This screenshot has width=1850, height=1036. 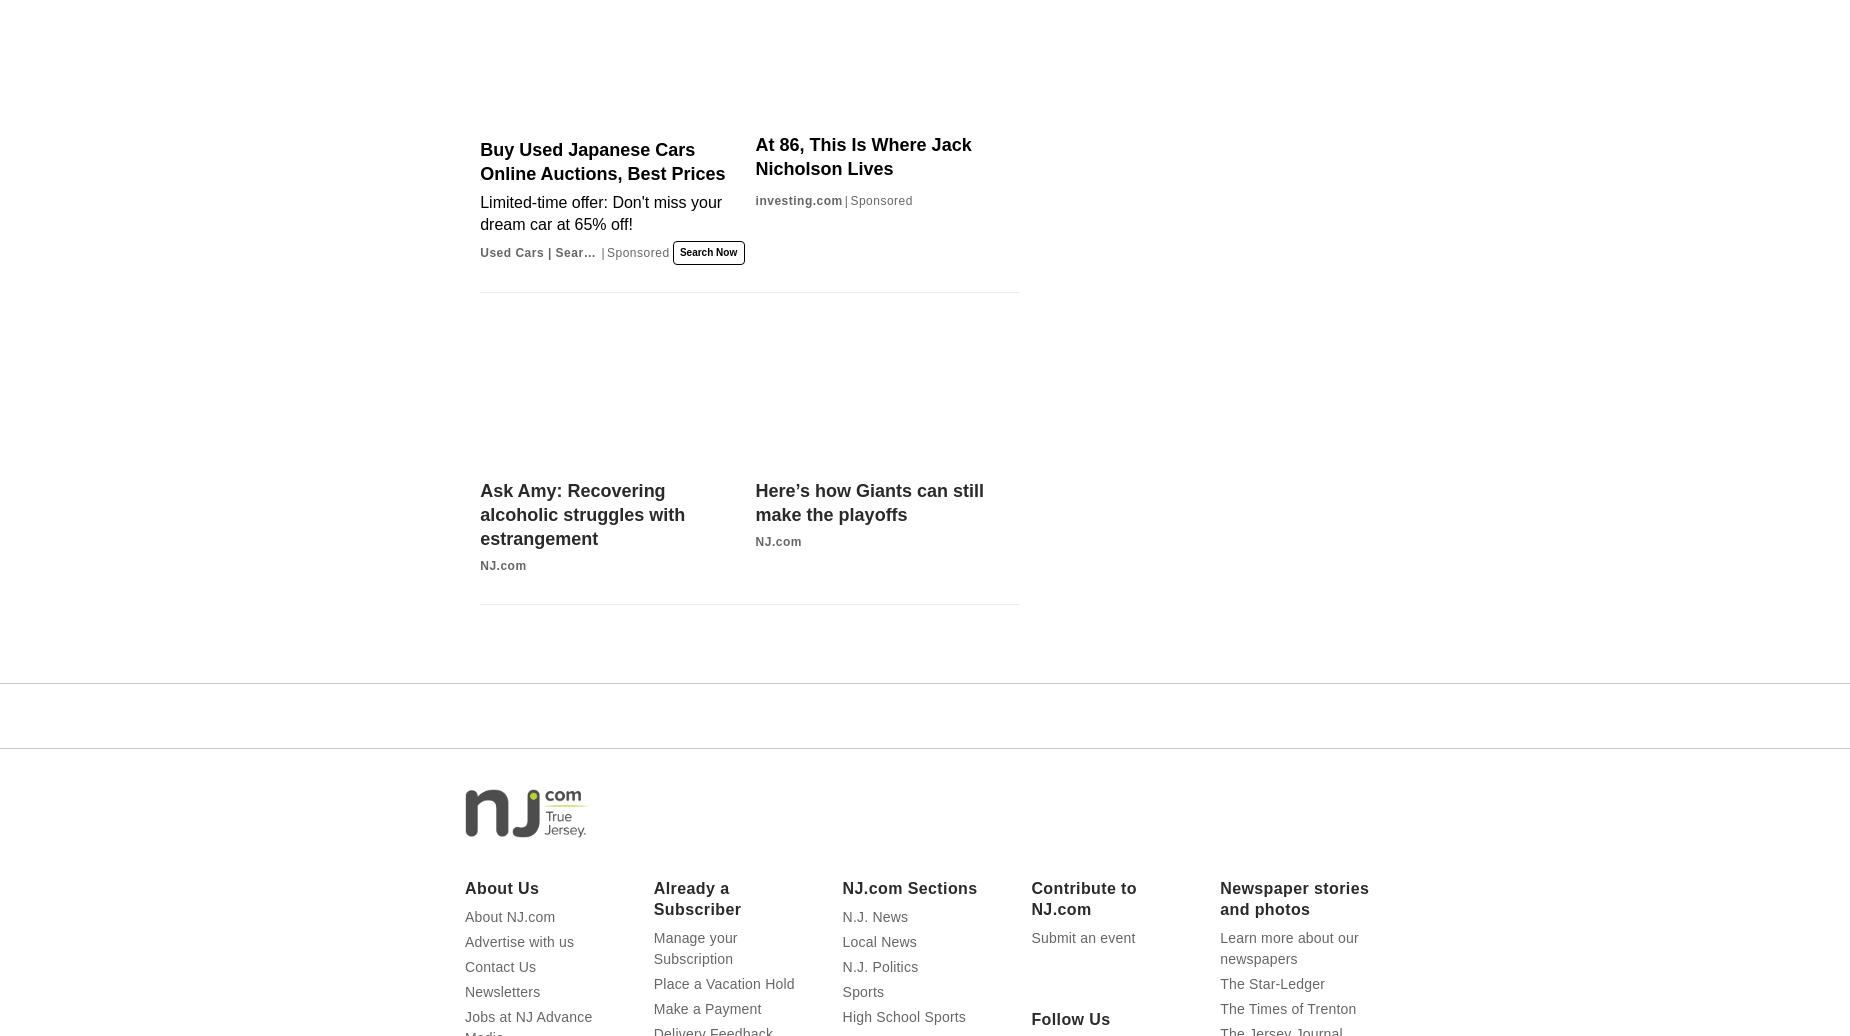 I want to click on 'Already a Subscriber', so click(x=697, y=898).